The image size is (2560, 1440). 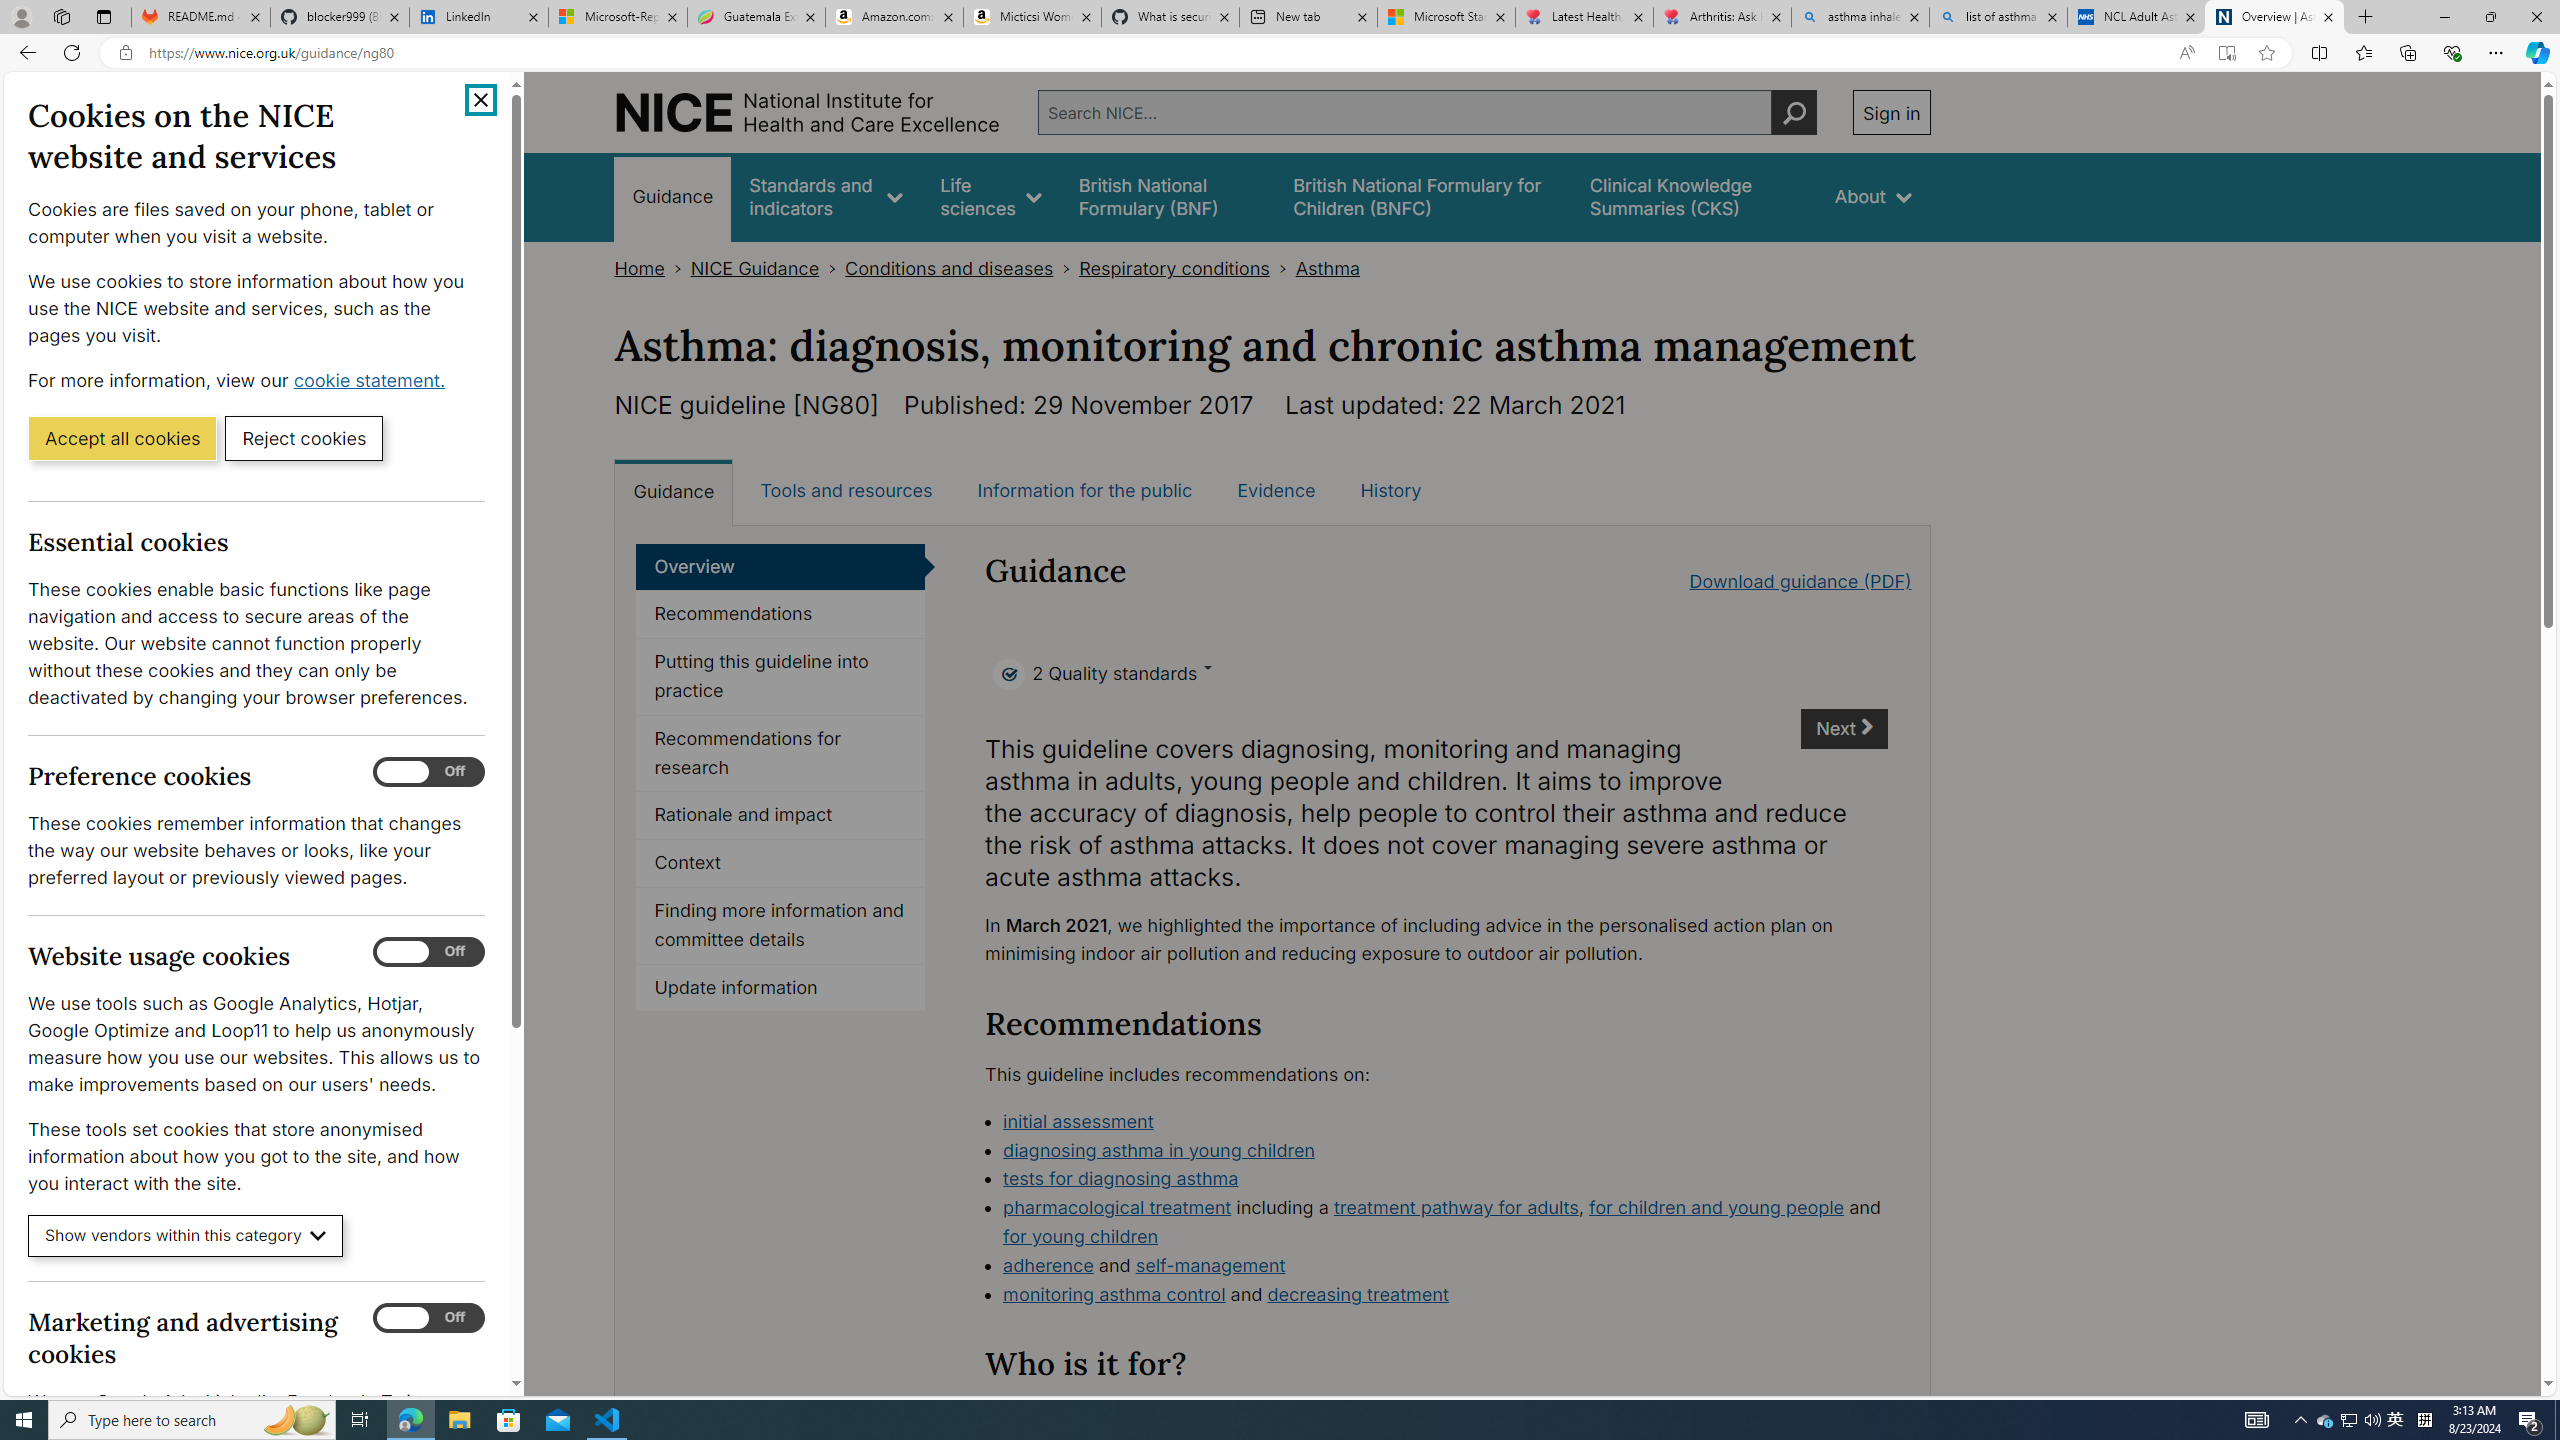 What do you see at coordinates (779, 815) in the screenshot?
I see `'Rationale and impact'` at bounding box center [779, 815].